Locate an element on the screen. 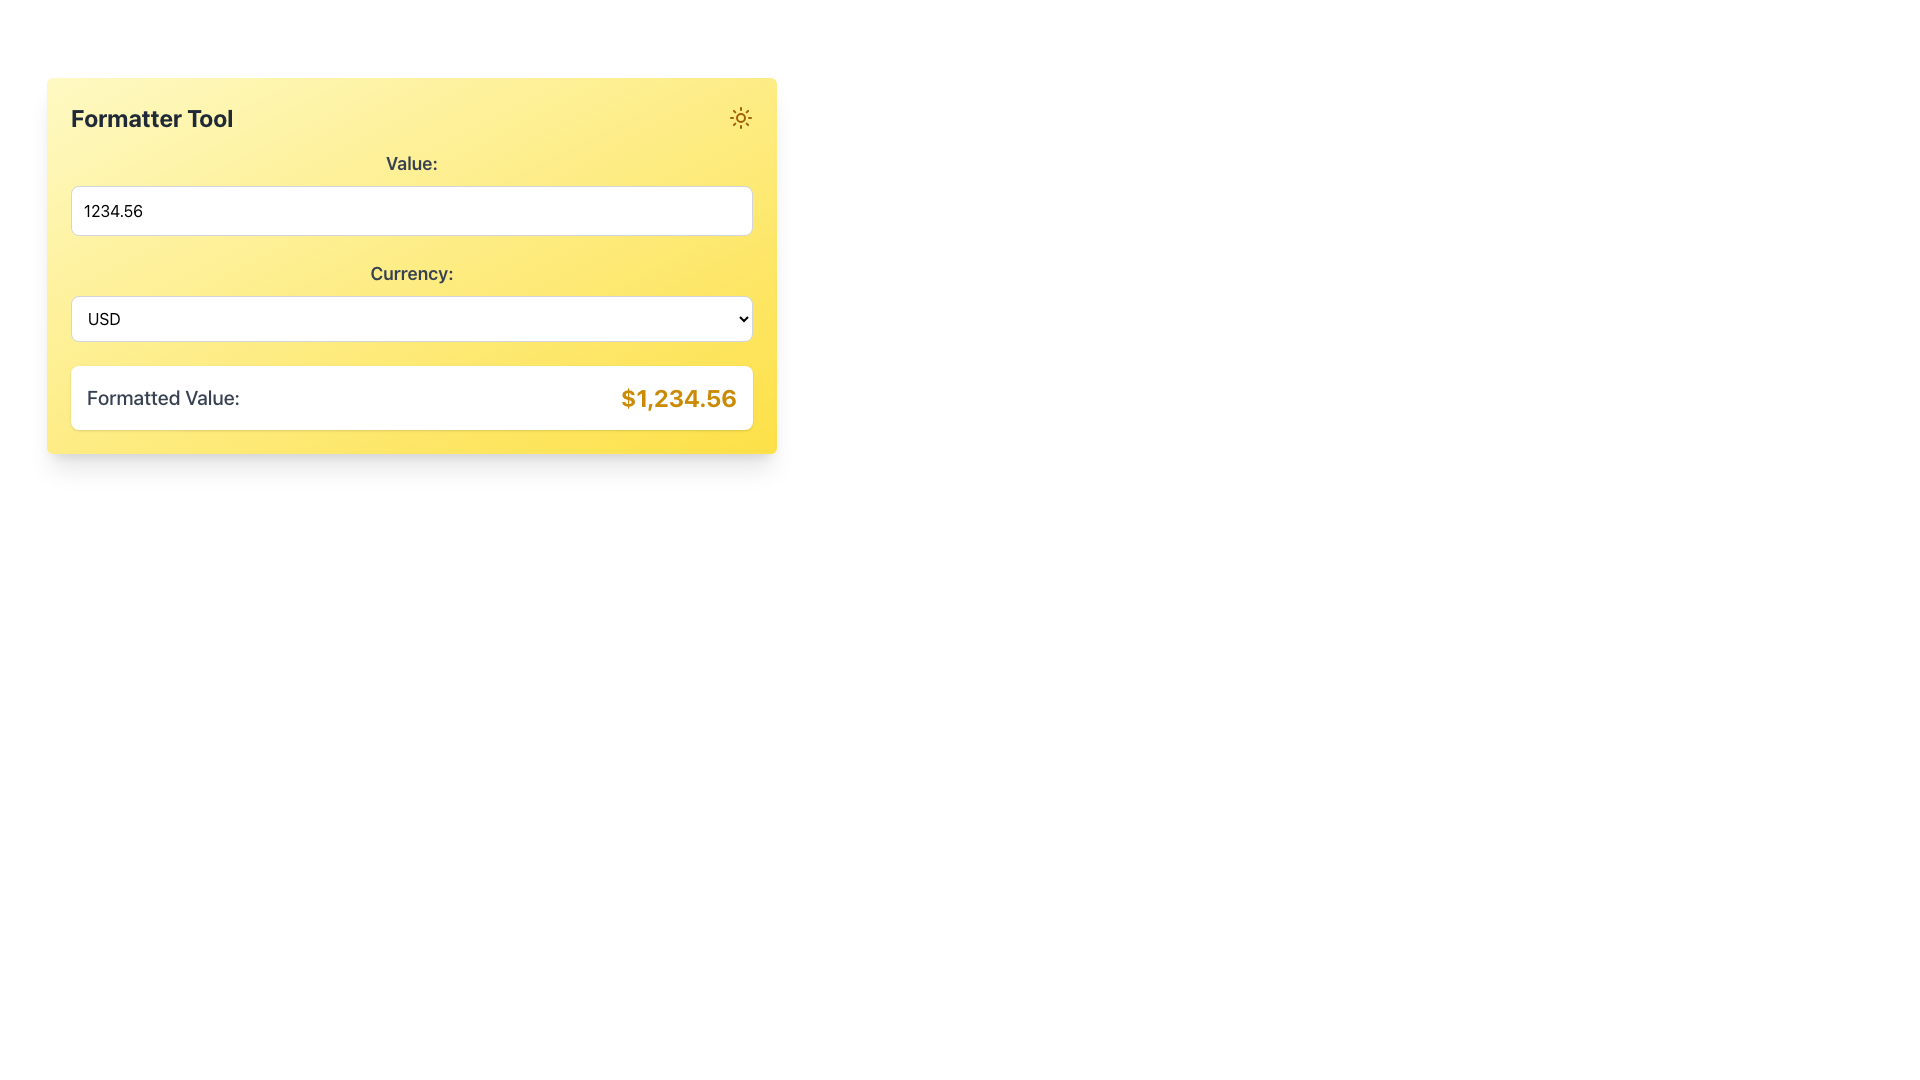 The width and height of the screenshot is (1920, 1080). text label displaying 'Formatted Value:' which is styled with a moderately large gray font and located in a white box on a yellow background is located at coordinates (163, 397).